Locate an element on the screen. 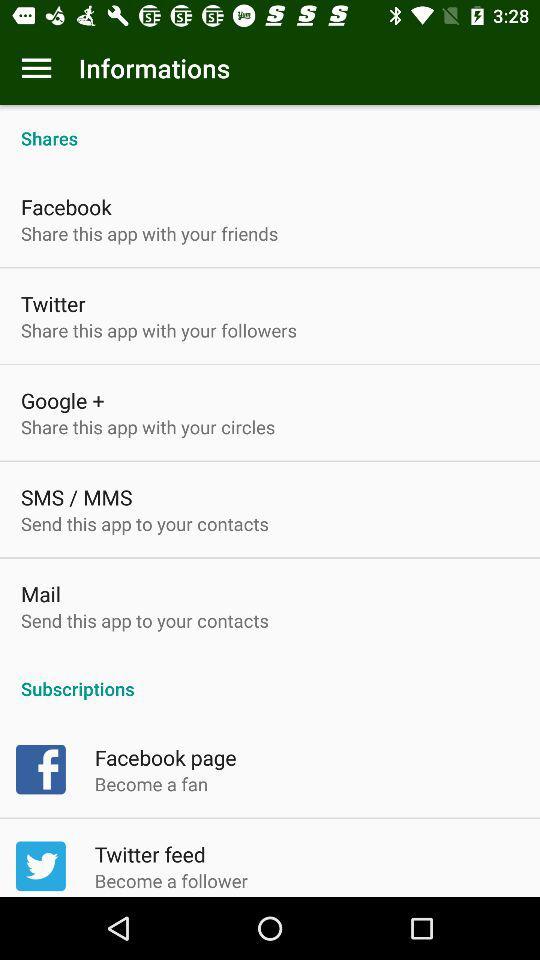 The image size is (540, 960). the shares is located at coordinates (270, 126).